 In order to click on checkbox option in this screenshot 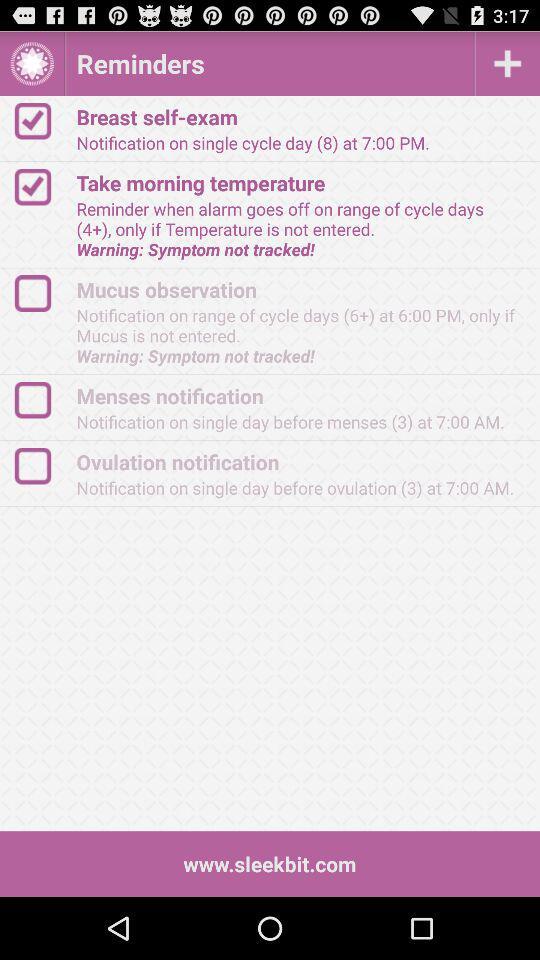, I will do `click(42, 399)`.